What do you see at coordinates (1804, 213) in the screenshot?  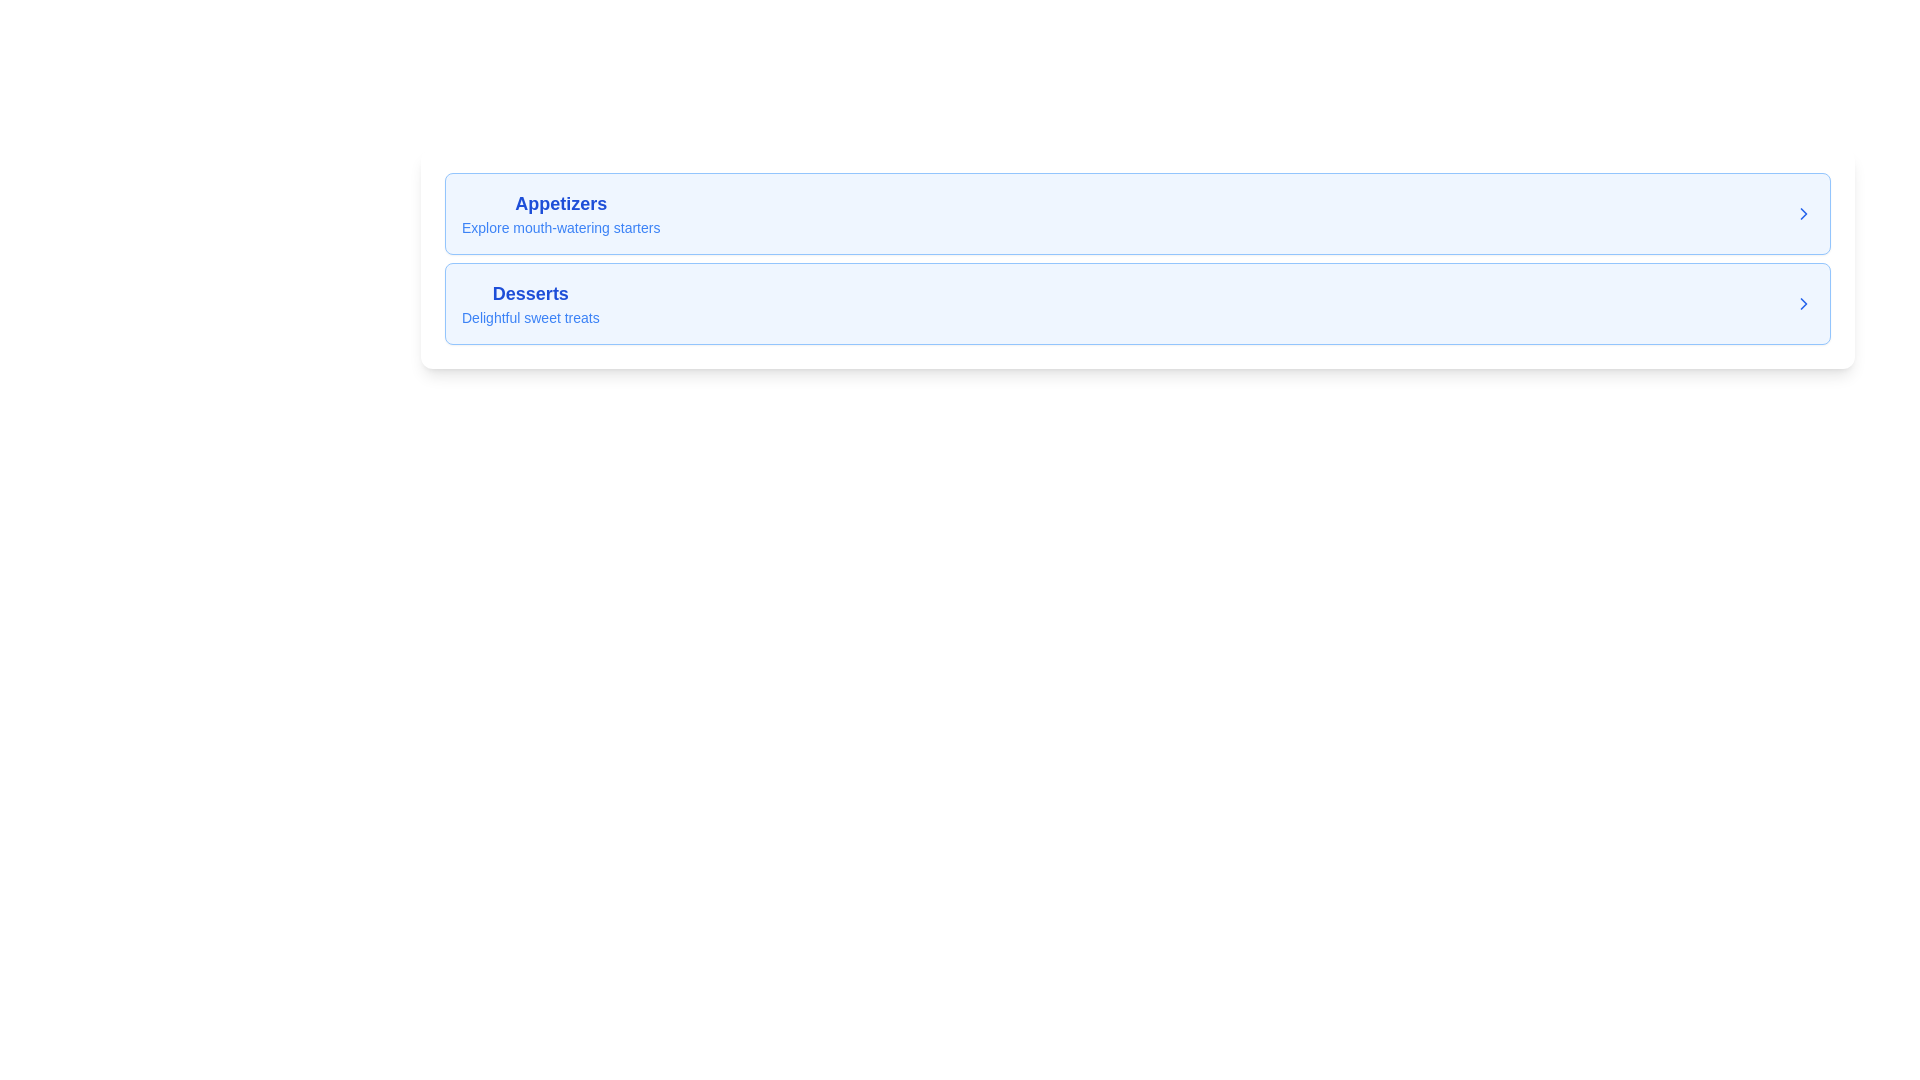 I see `the blue chevron arrow icon located in the top entry of the list that aligns with the 'Appetizers' label` at bounding box center [1804, 213].